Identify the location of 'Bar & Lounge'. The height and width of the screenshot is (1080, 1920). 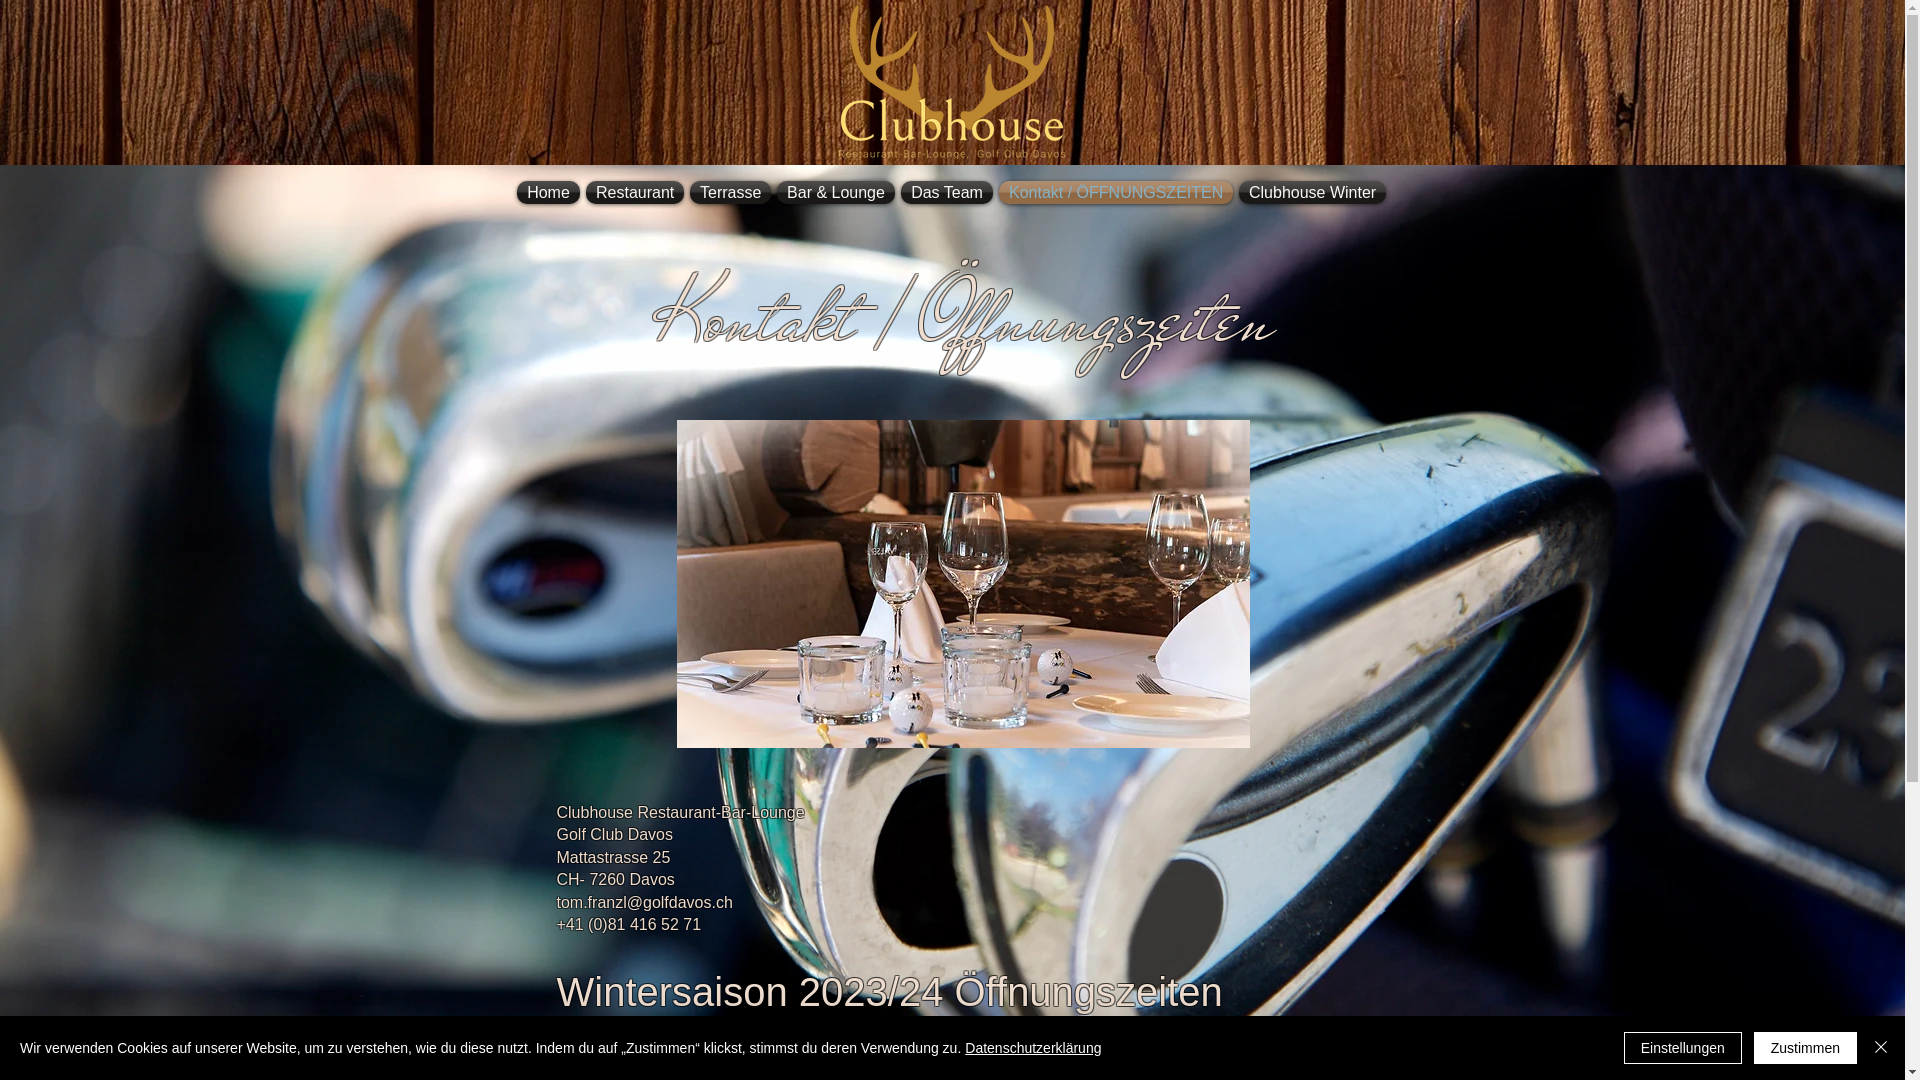
(835, 192).